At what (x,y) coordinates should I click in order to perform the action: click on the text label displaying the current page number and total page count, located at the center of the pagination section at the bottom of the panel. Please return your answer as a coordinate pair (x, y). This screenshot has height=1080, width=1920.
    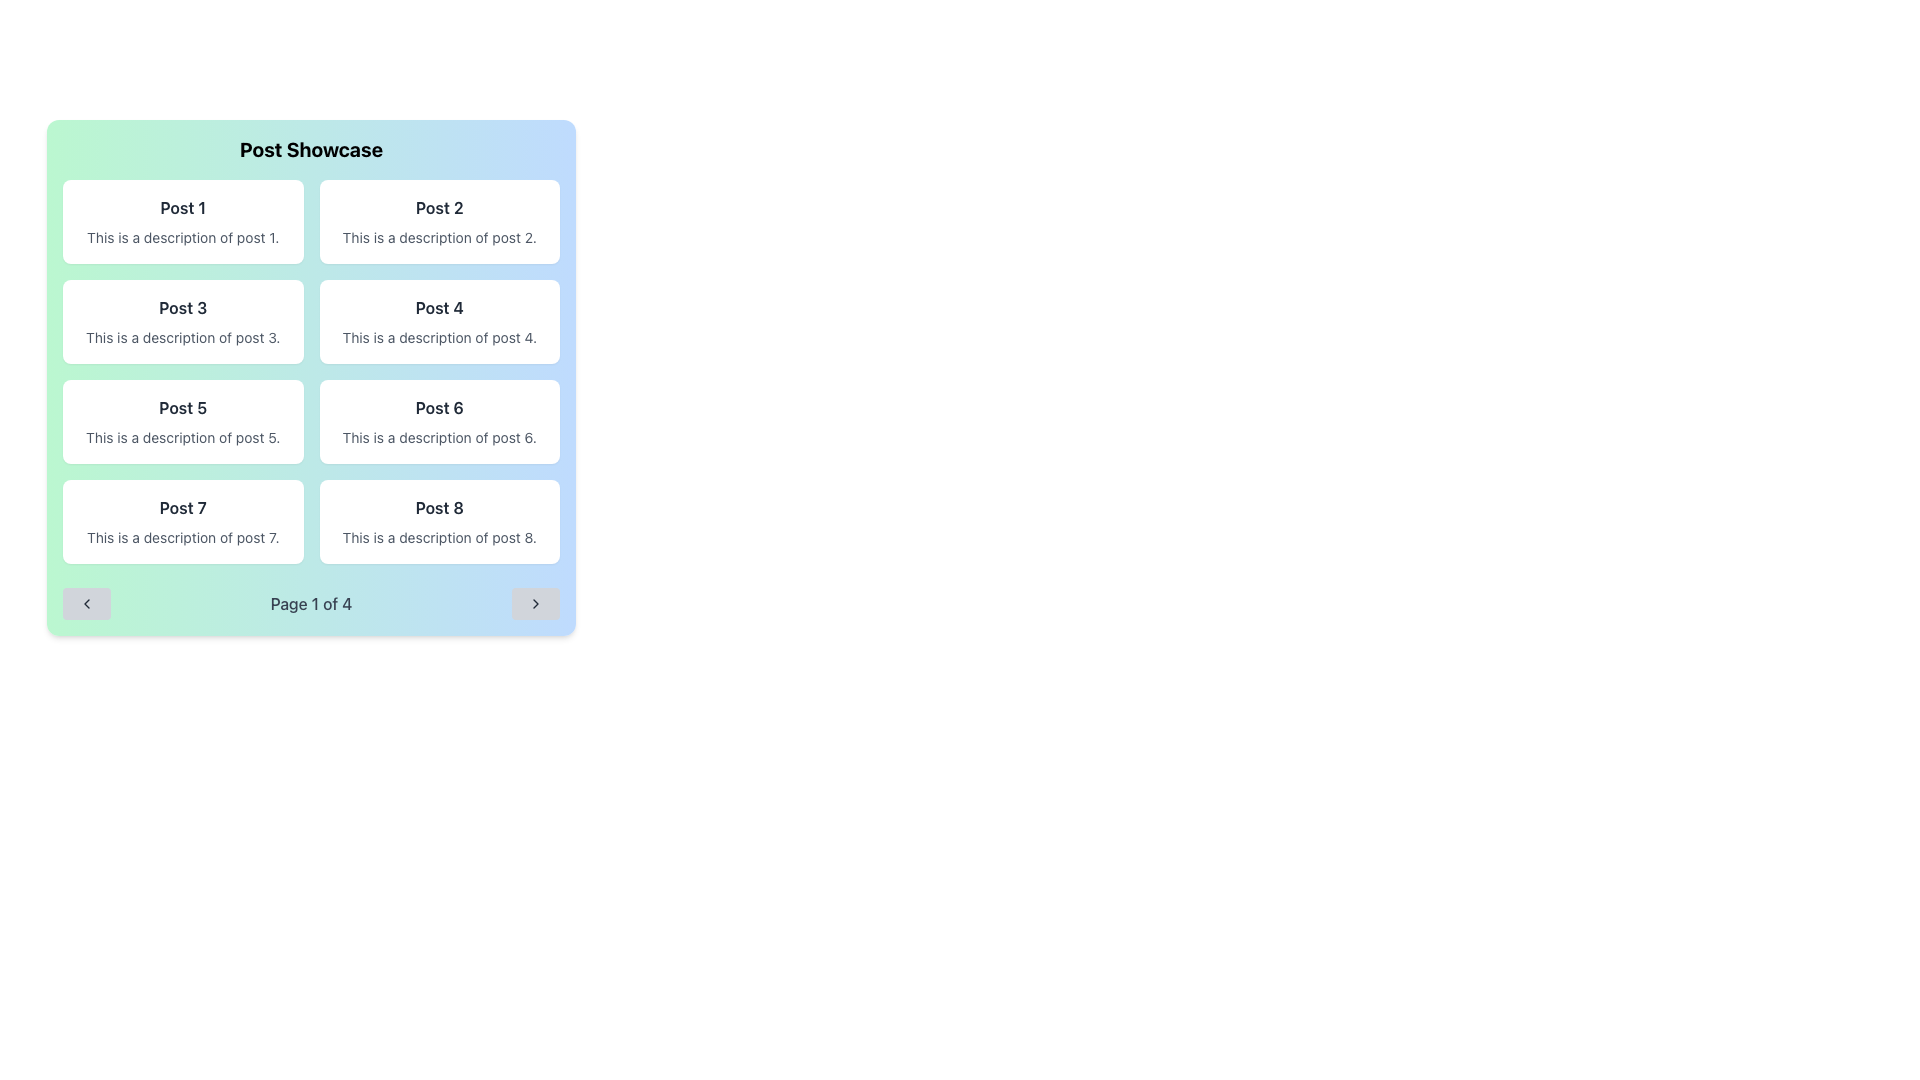
    Looking at the image, I should click on (310, 603).